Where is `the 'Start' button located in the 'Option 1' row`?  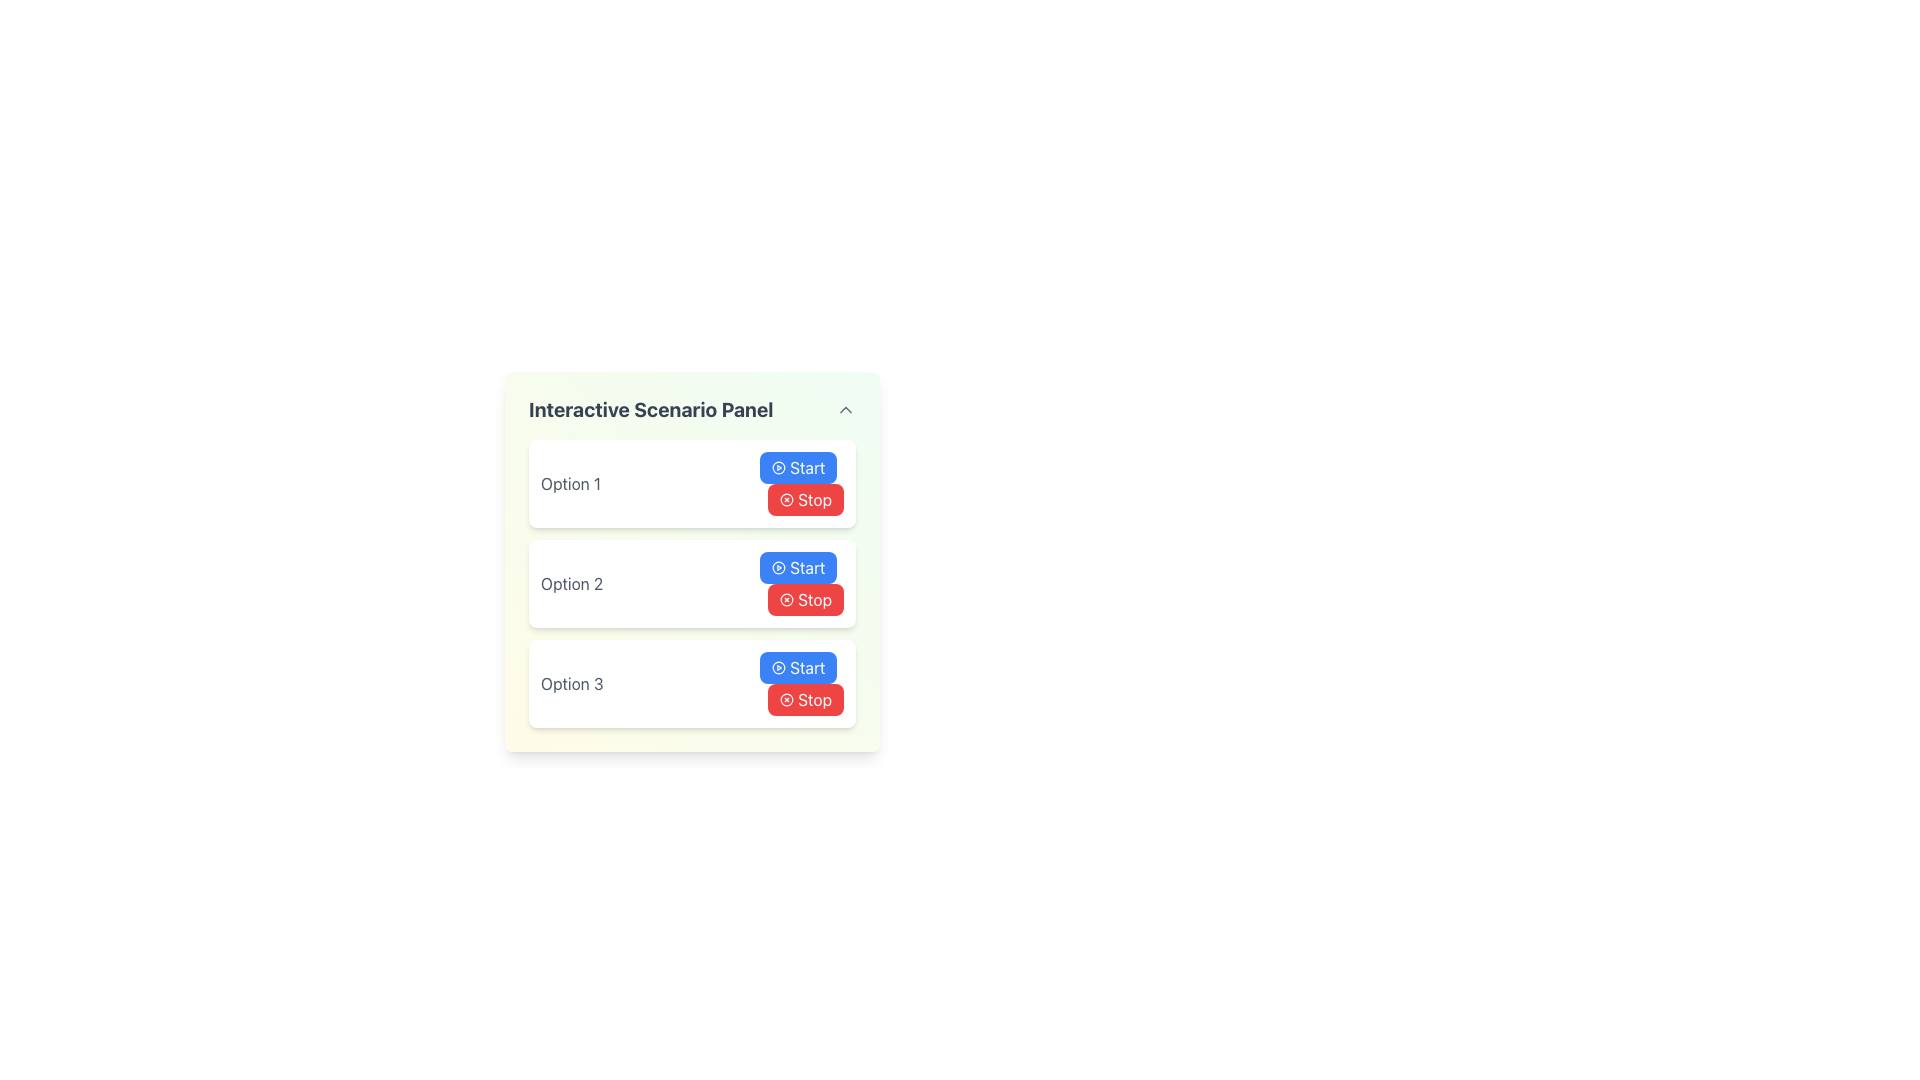
the 'Start' button located in the 'Option 1' row is located at coordinates (797, 467).